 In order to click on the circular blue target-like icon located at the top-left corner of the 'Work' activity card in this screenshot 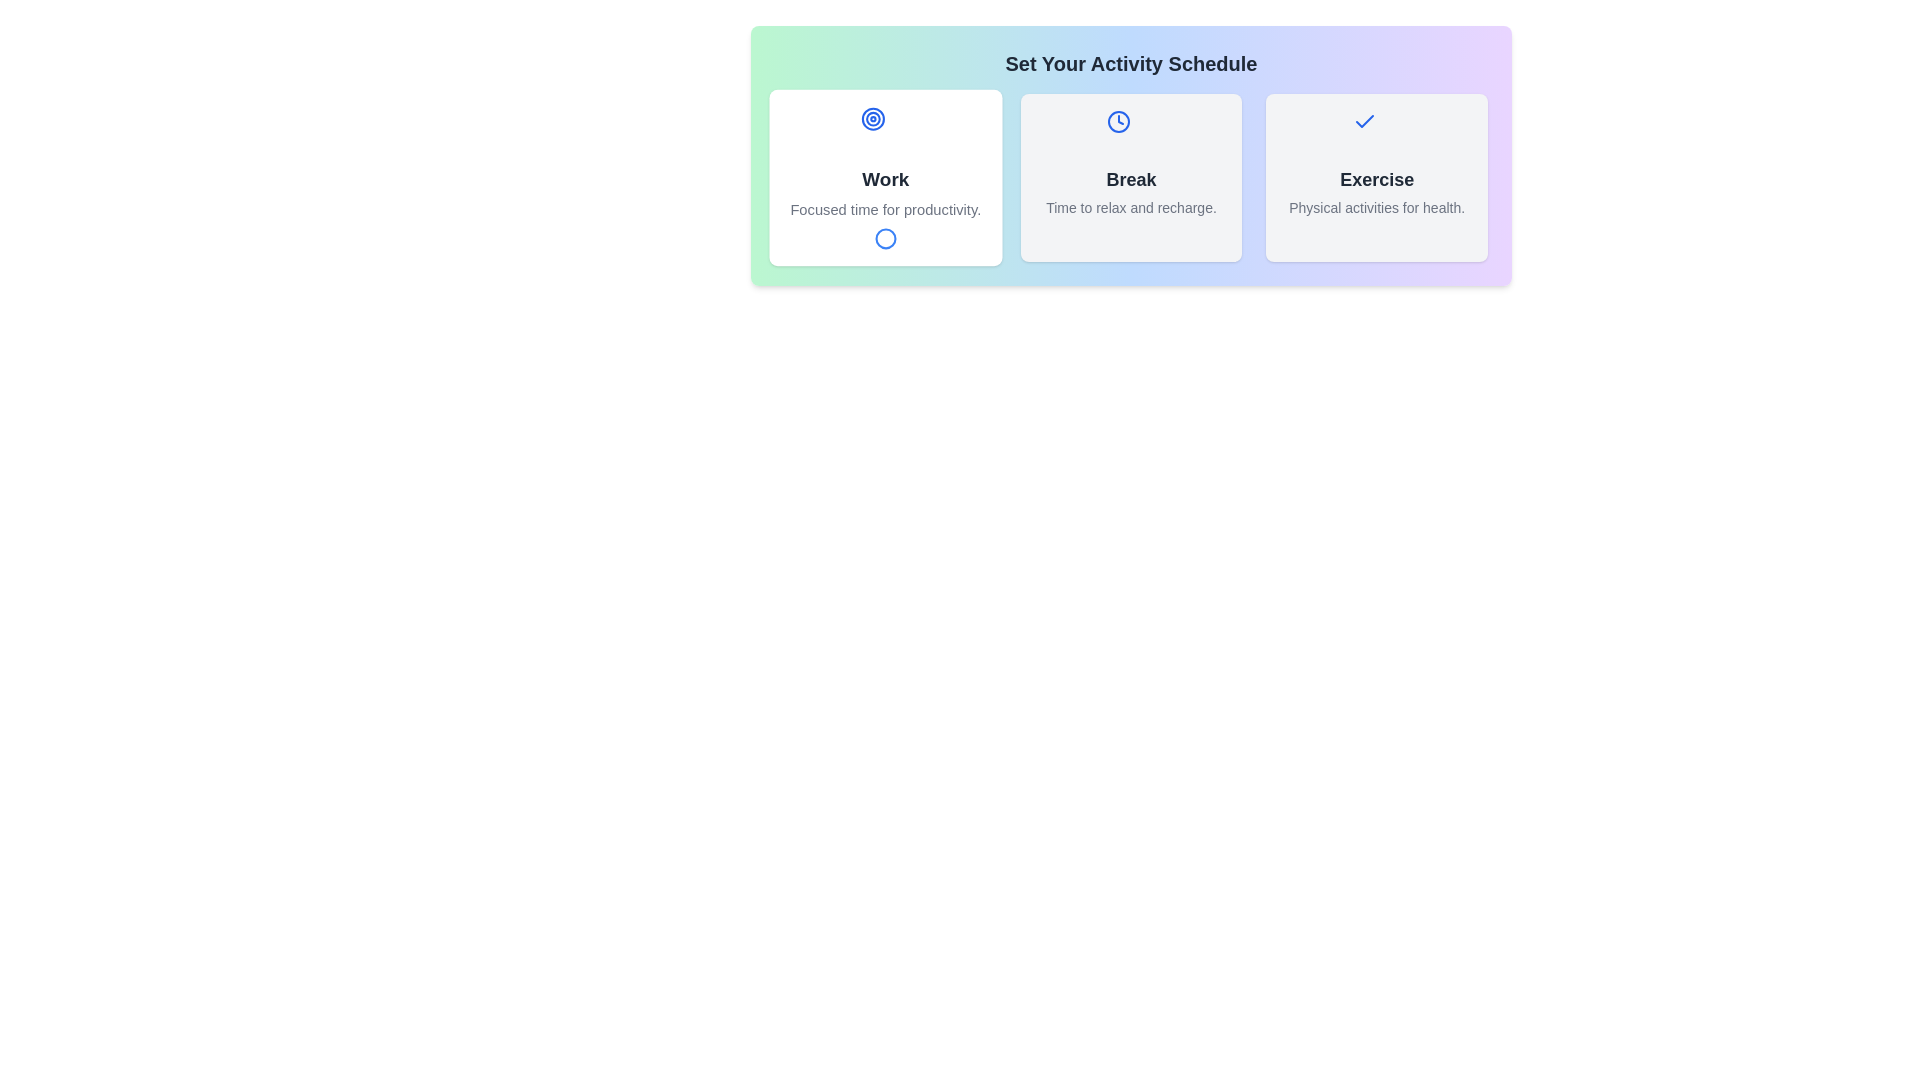, I will do `click(873, 119)`.